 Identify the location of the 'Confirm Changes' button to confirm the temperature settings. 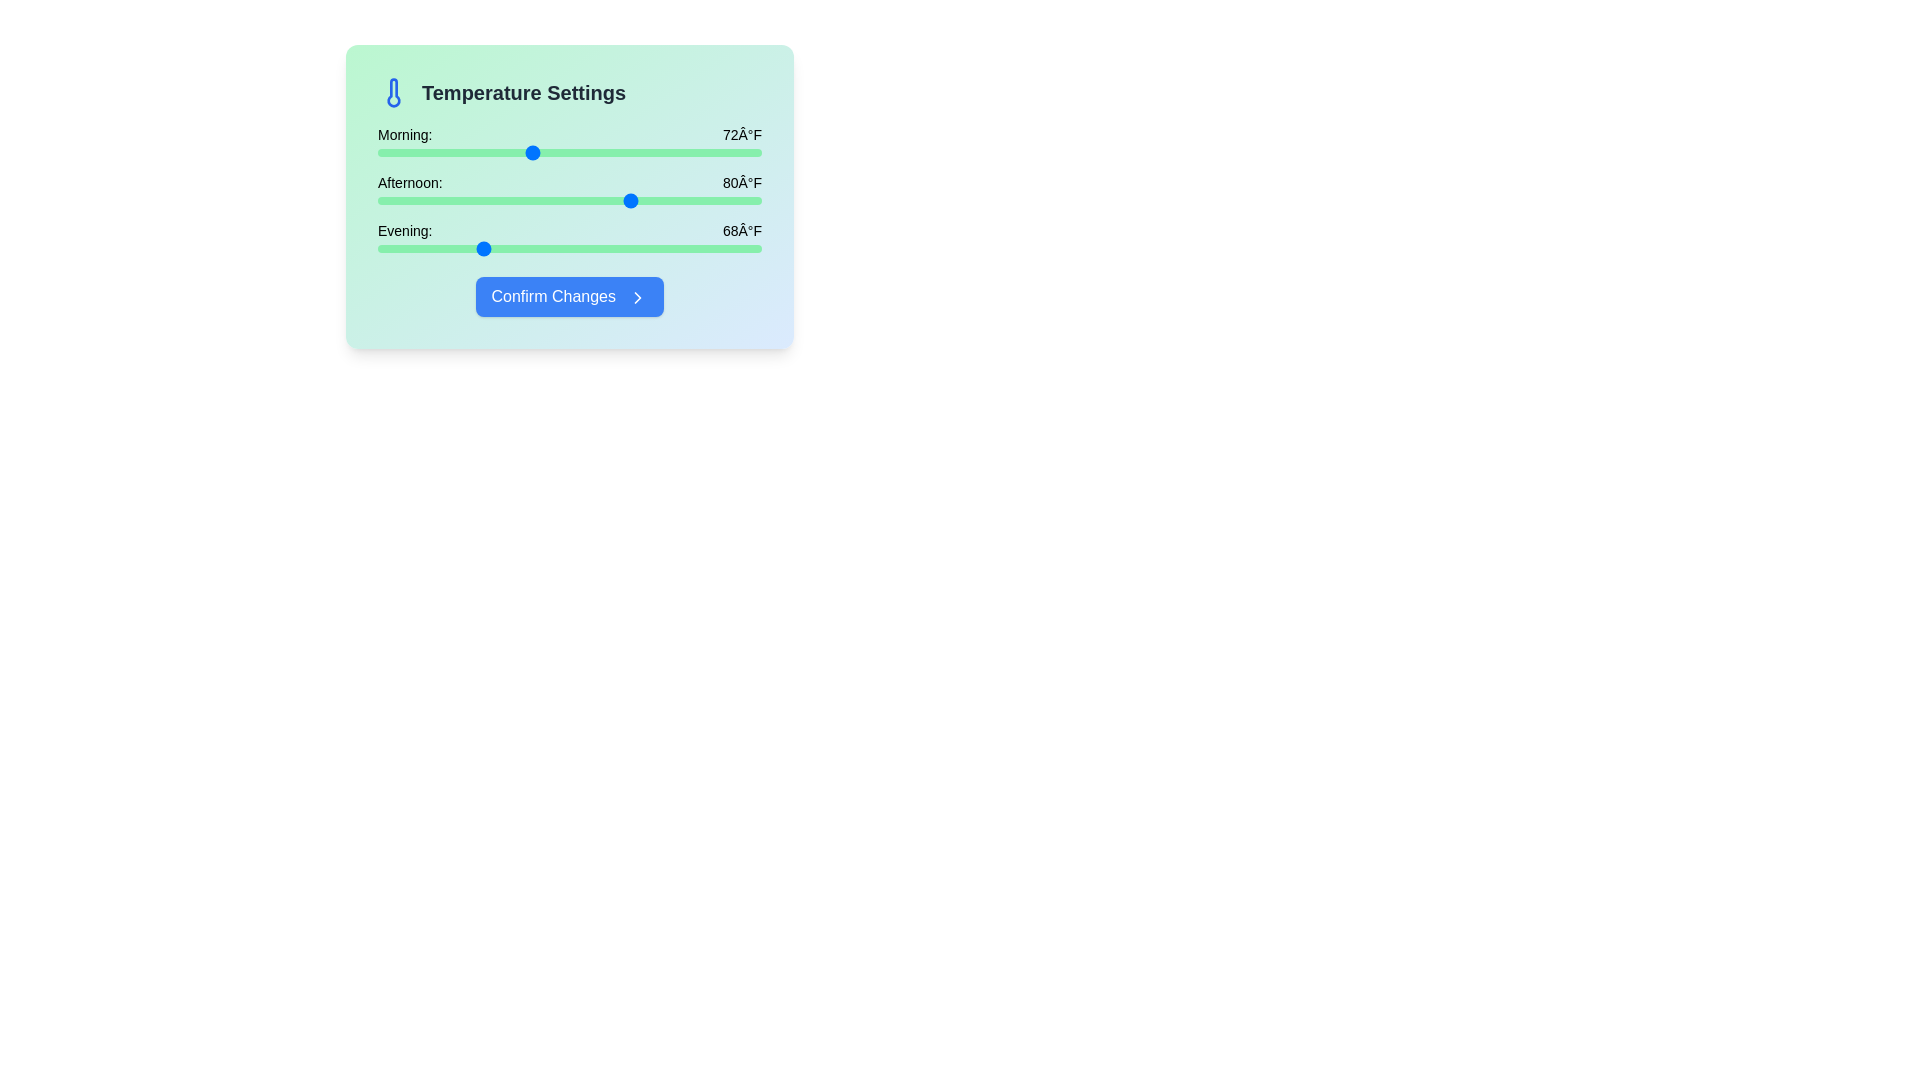
(569, 297).